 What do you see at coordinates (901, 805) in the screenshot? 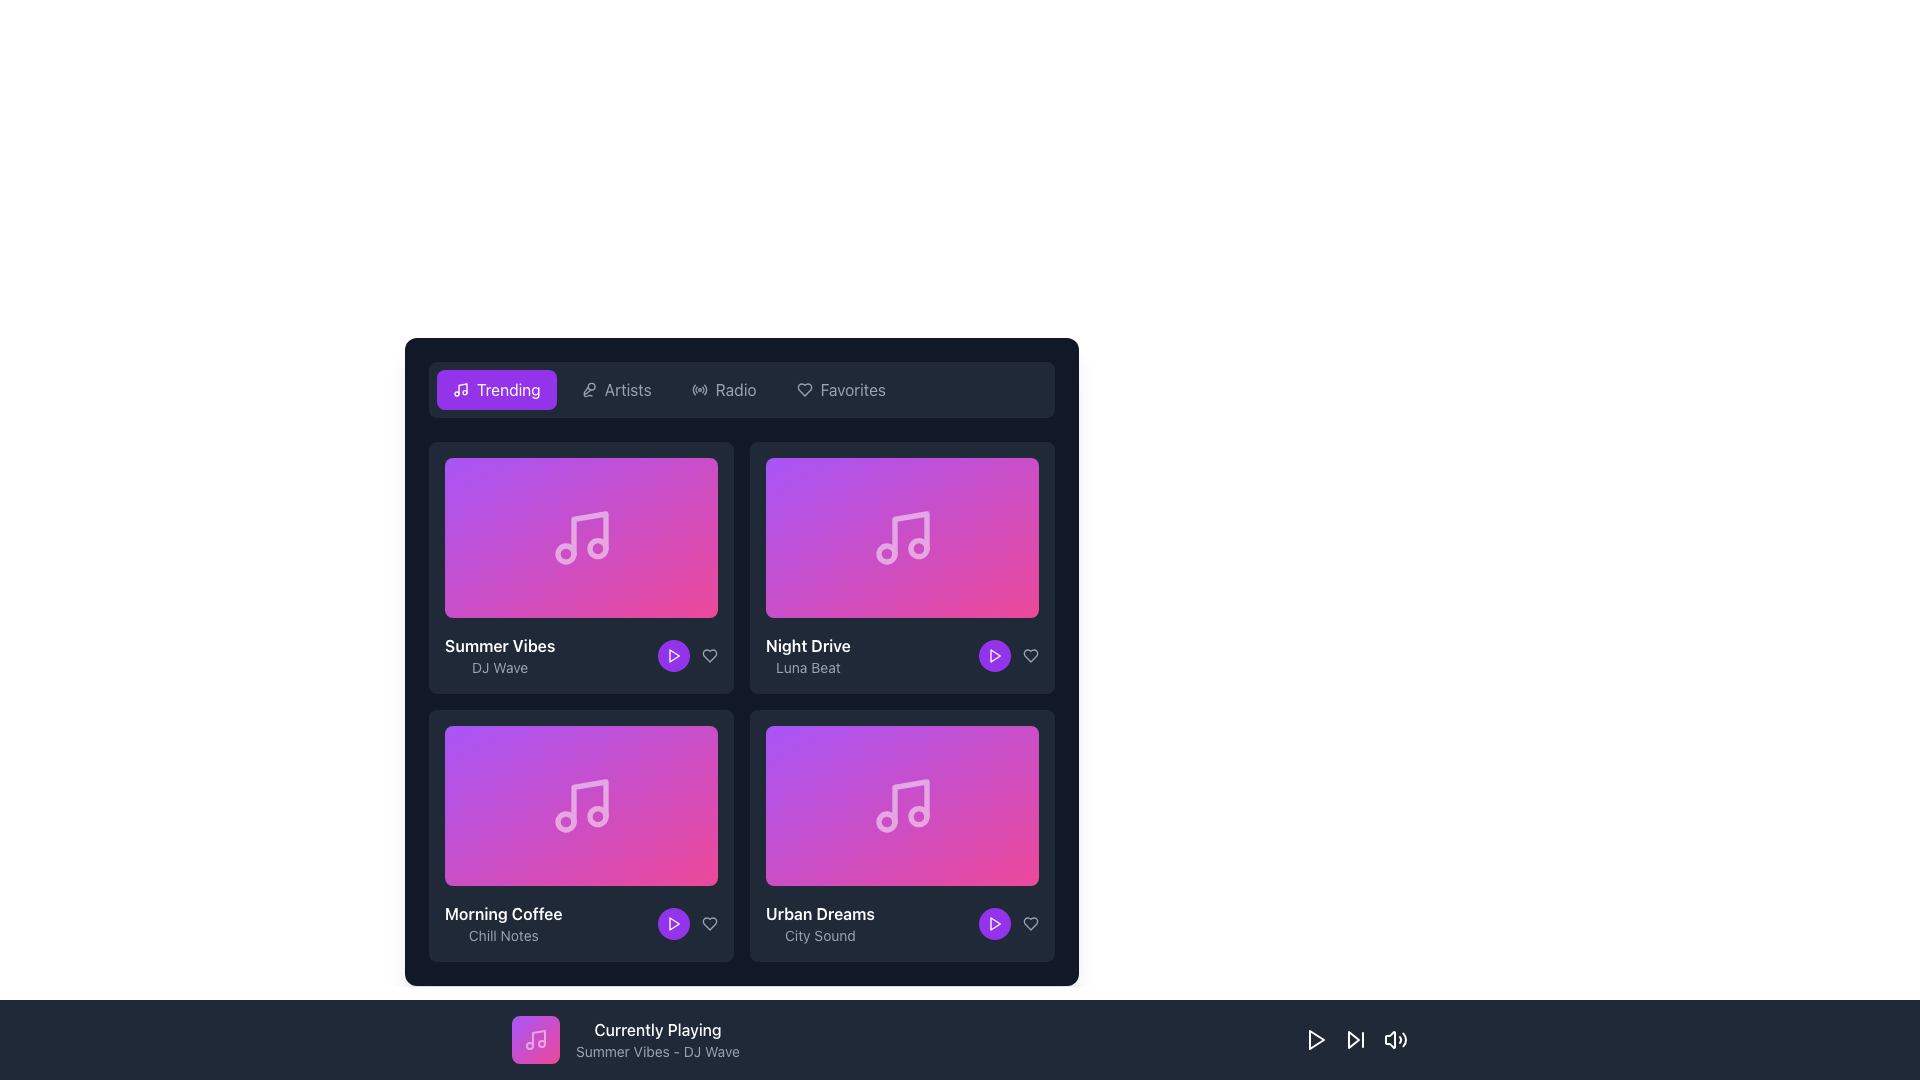
I see `the music note icon with a purple to pink gradient background located in the 'Urban Dreams' music card at the bottom-right of the grid` at bounding box center [901, 805].